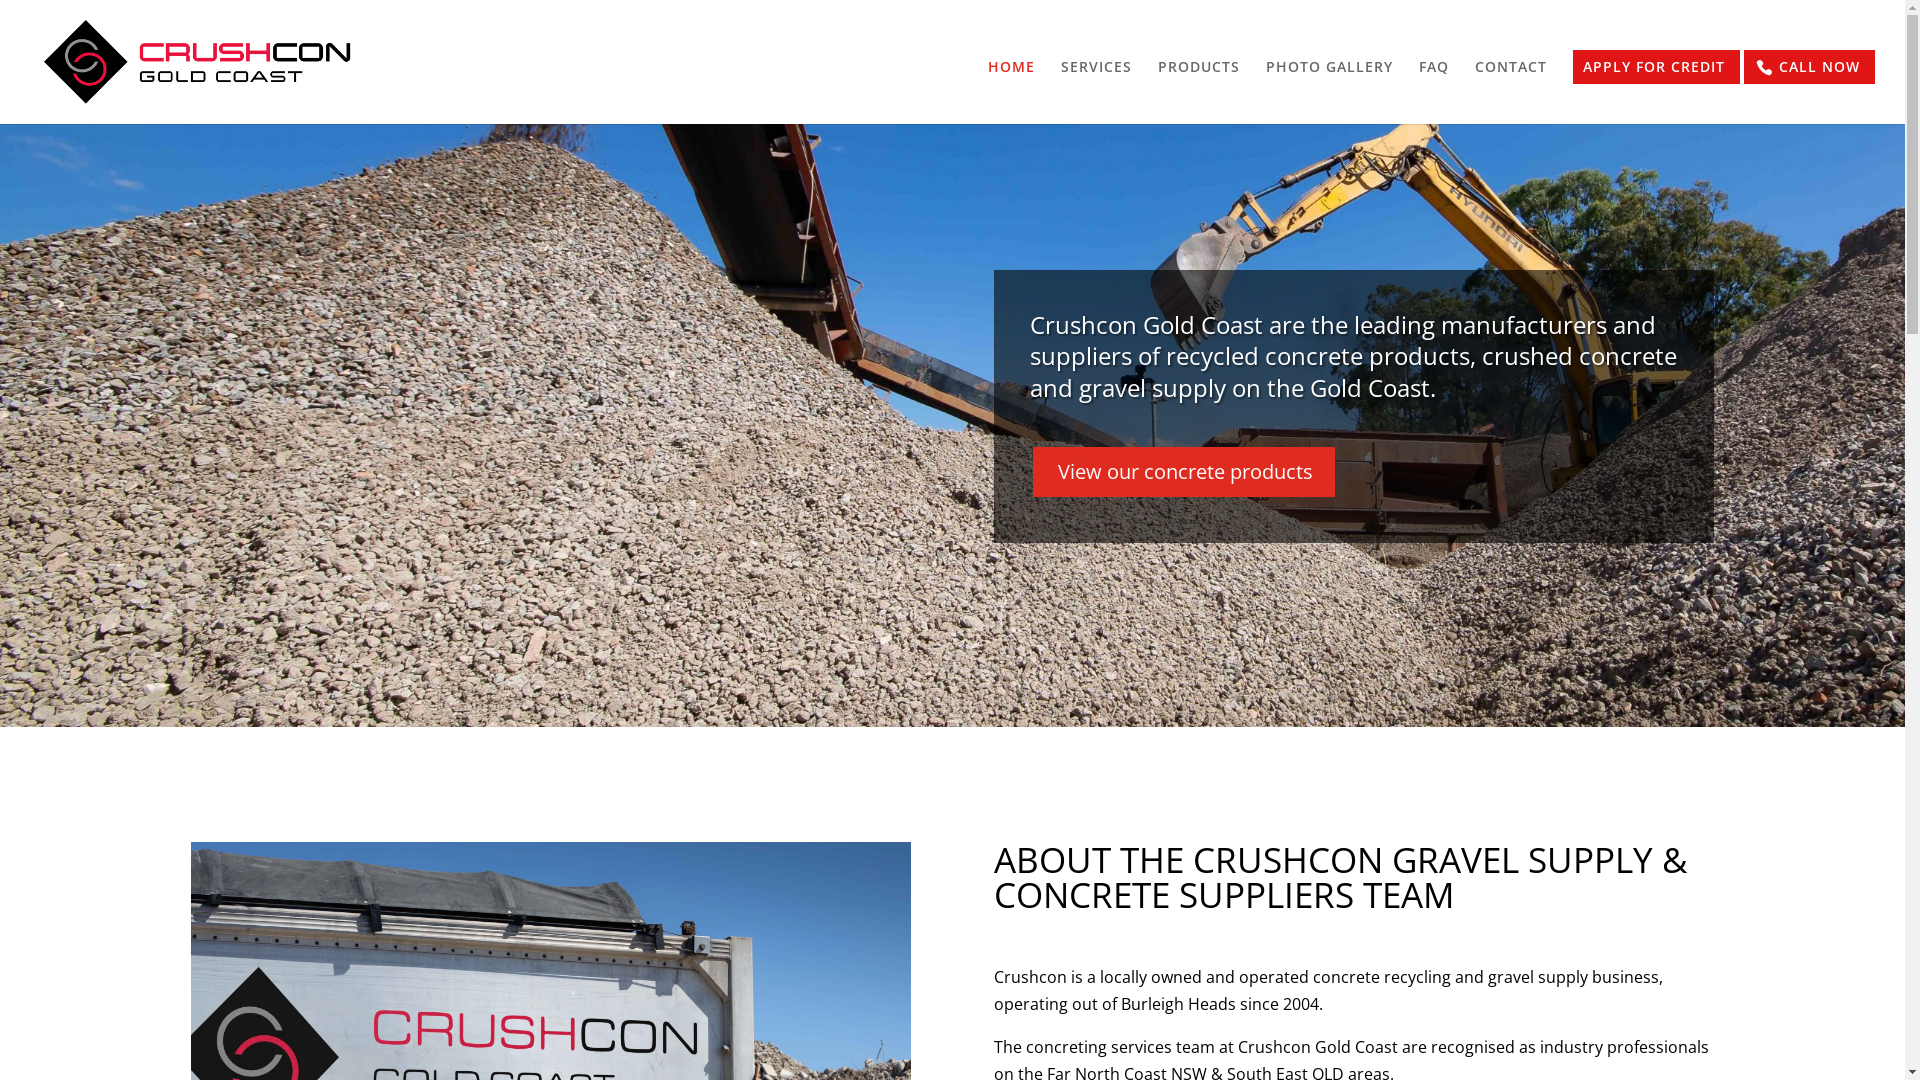 The image size is (1920, 1080). What do you see at coordinates (1011, 92) in the screenshot?
I see `'HOME'` at bounding box center [1011, 92].